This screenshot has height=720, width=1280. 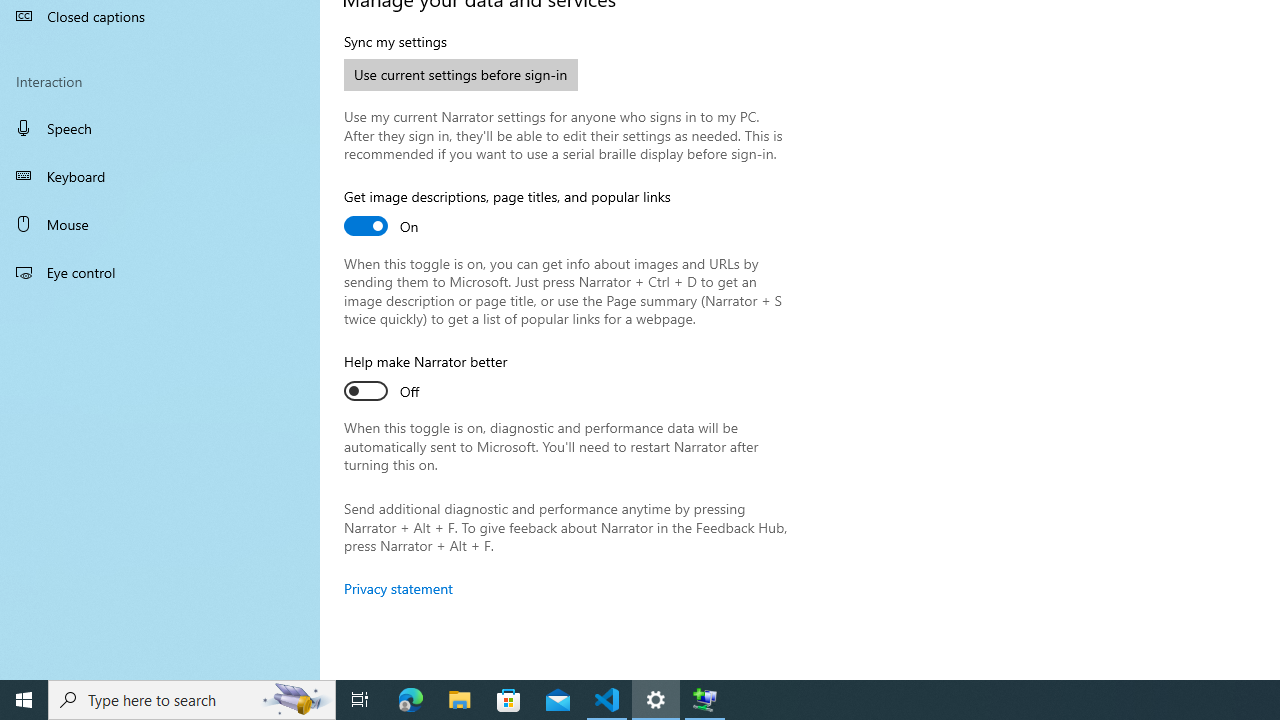 I want to click on 'Privacy statement', so click(x=398, y=587).